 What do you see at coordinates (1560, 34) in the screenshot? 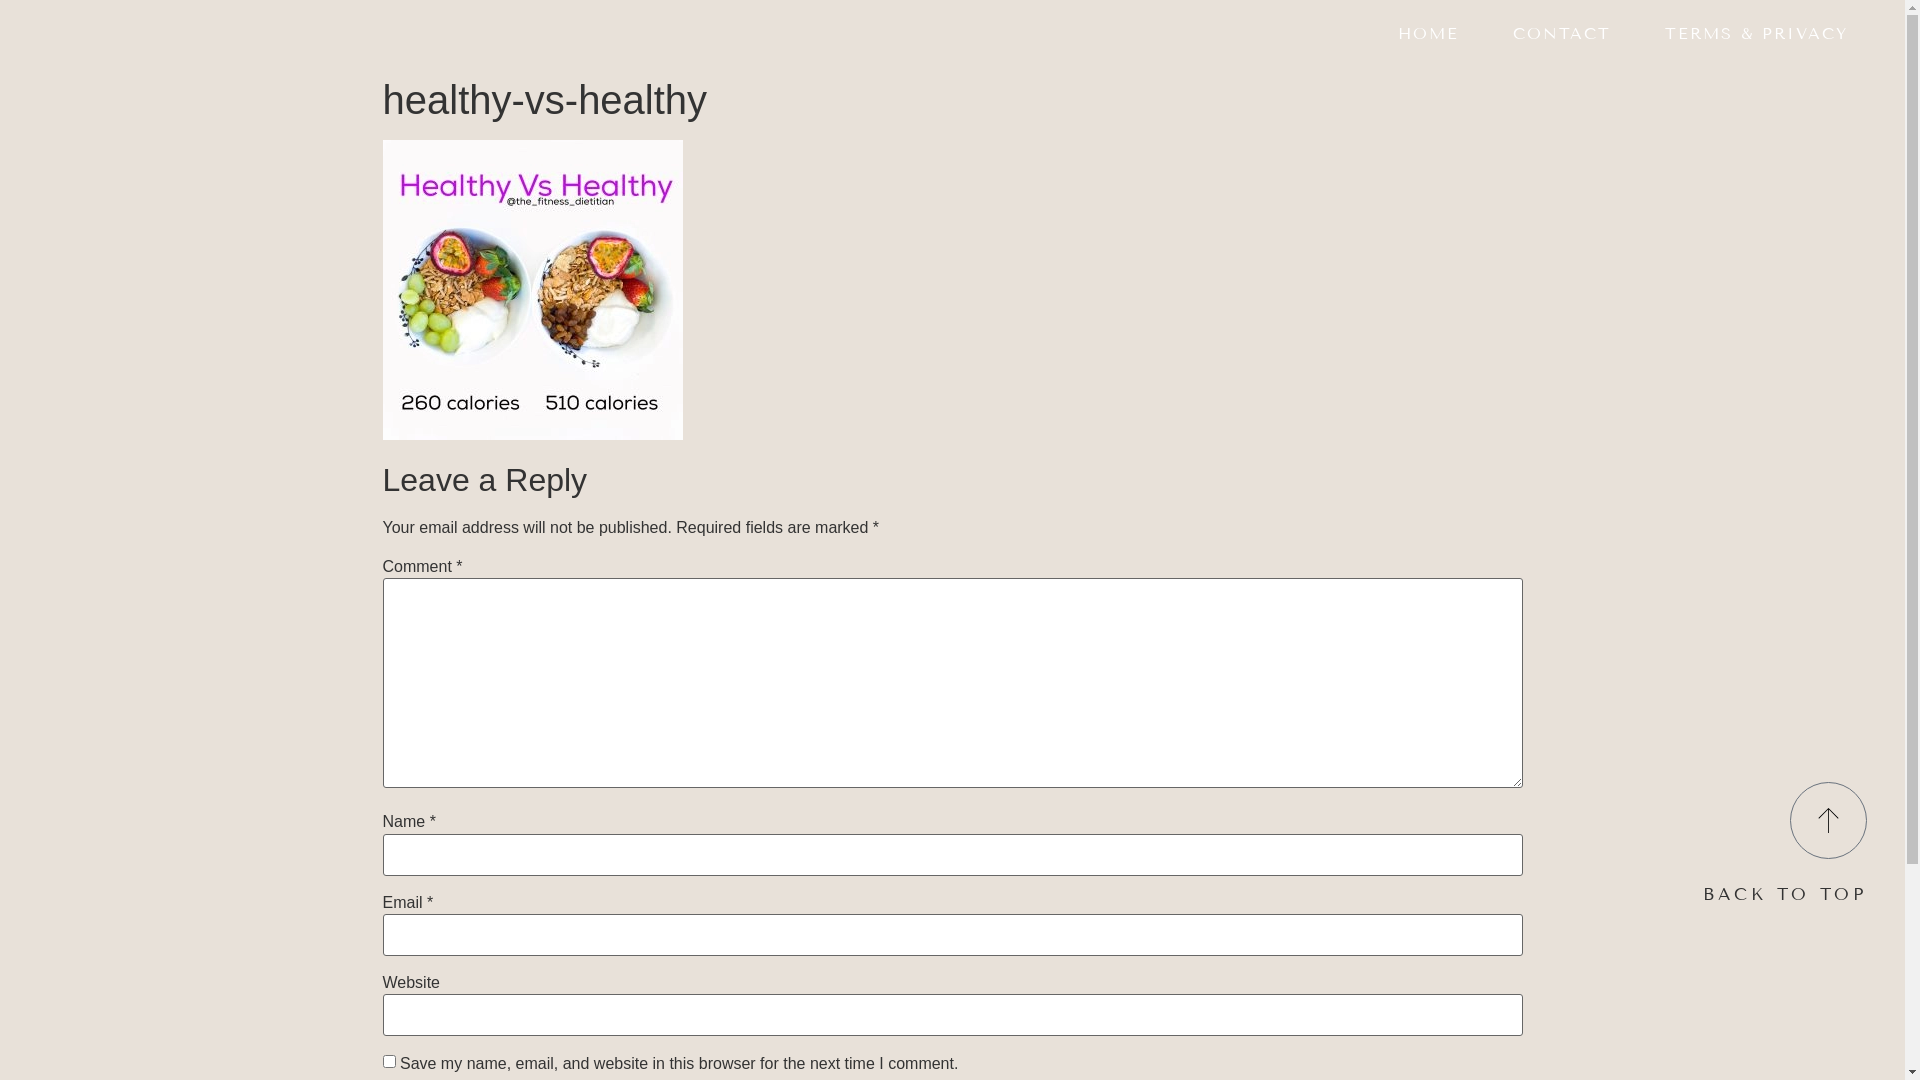
I see `'CONTACT'` at bounding box center [1560, 34].